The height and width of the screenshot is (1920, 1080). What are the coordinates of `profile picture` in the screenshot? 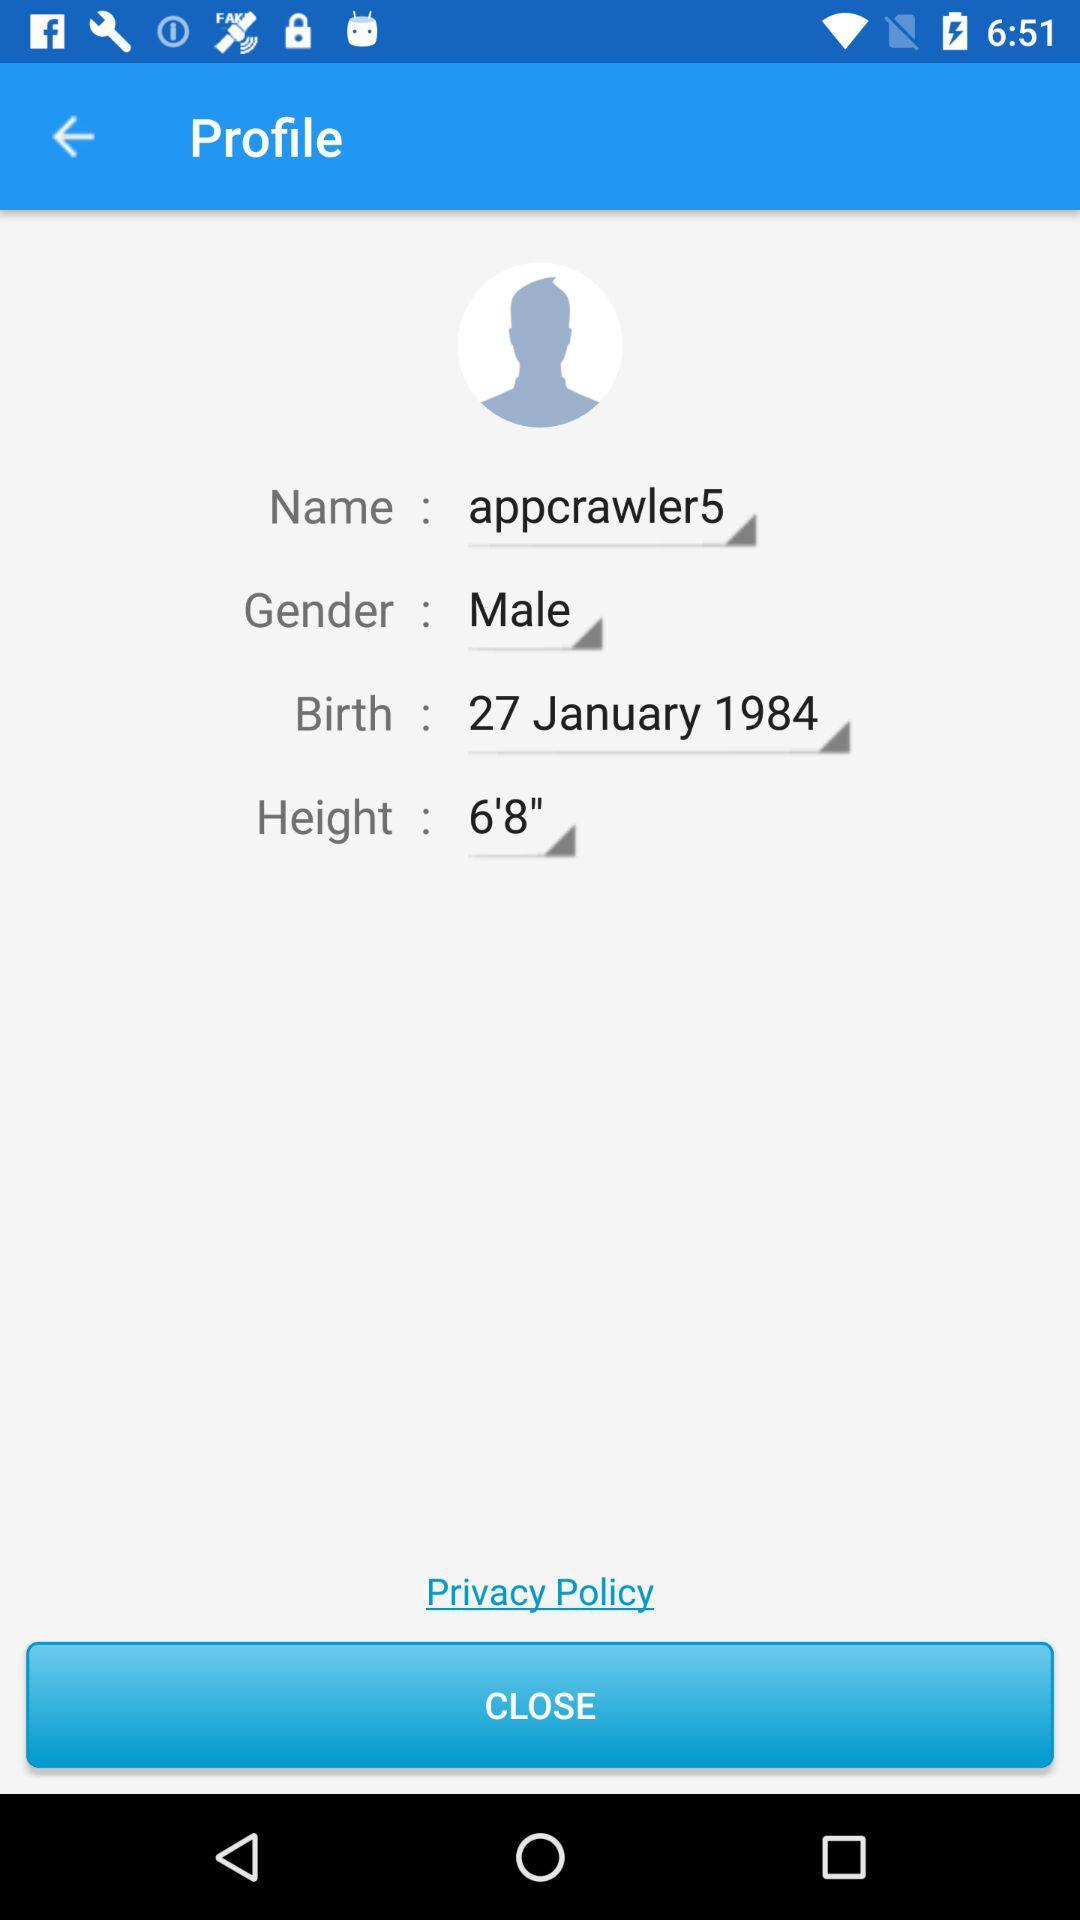 It's located at (540, 345).